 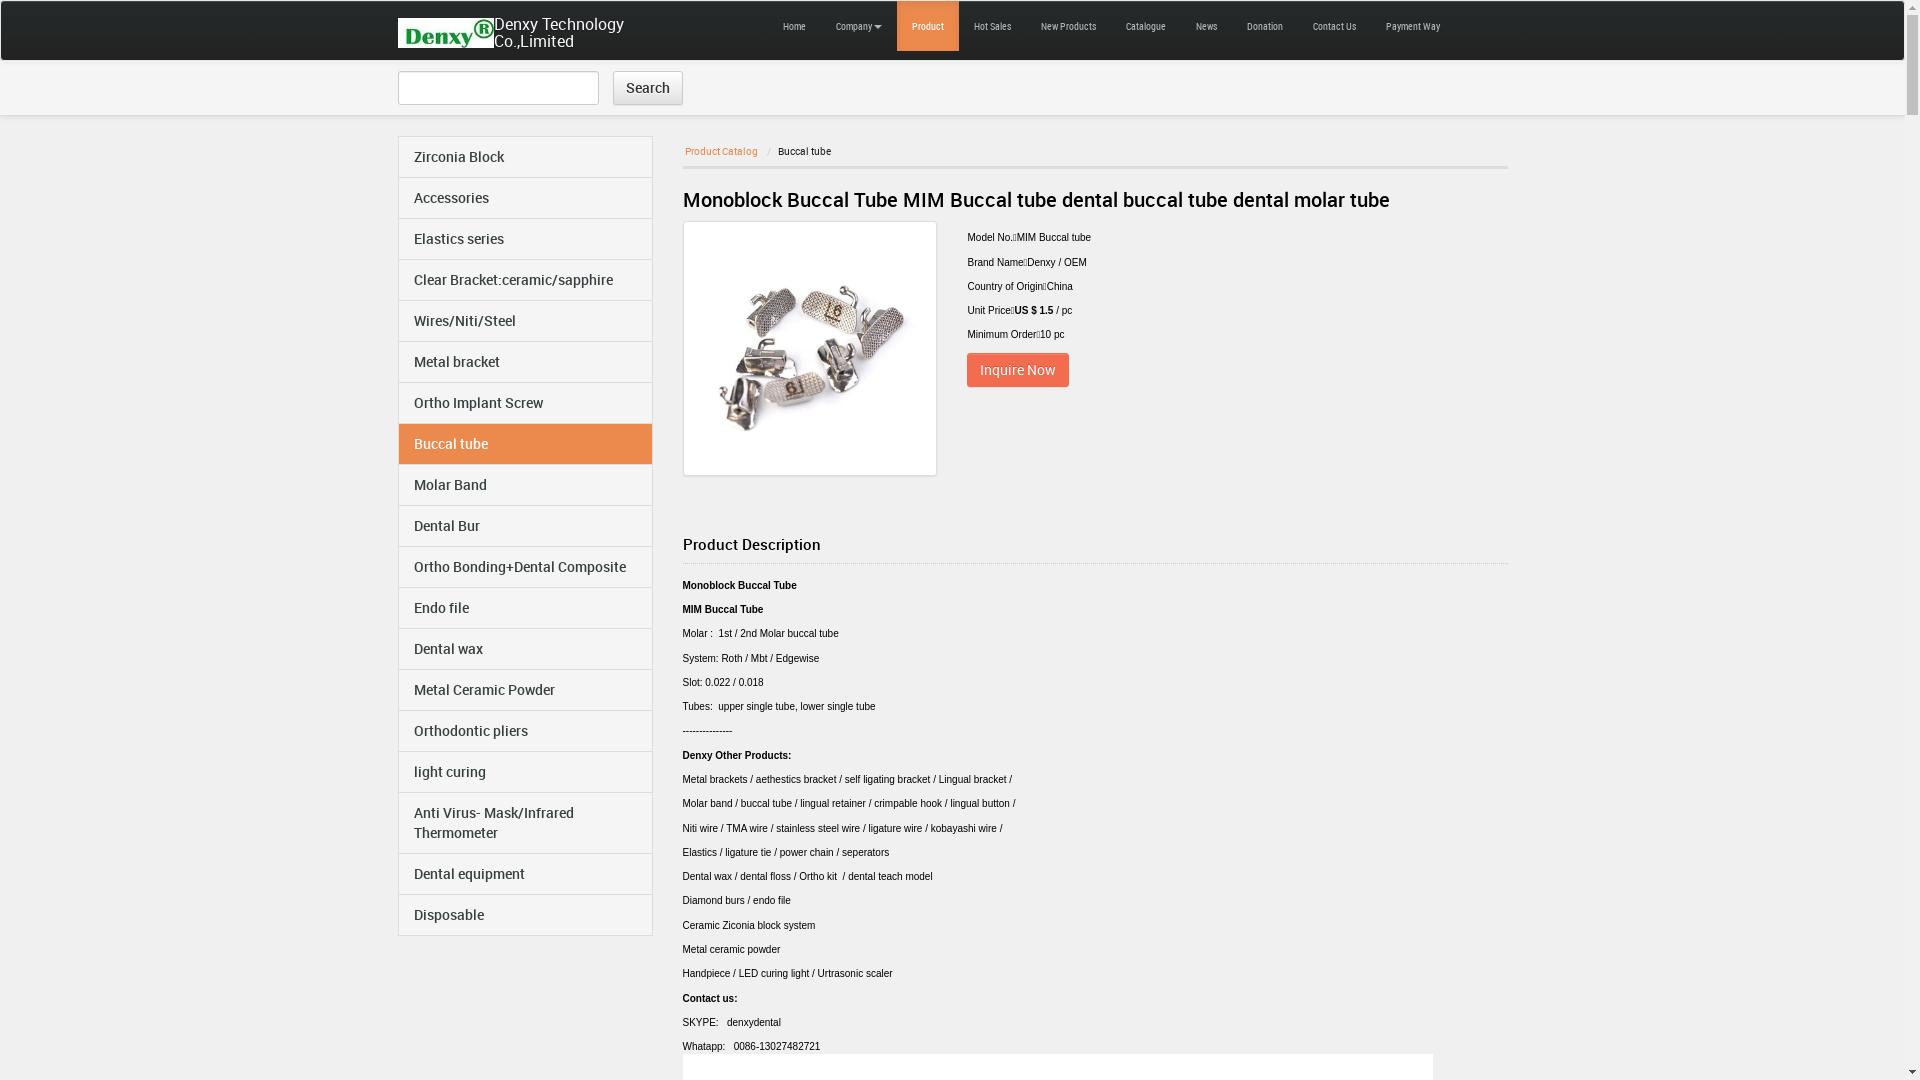 I want to click on 'Home', so click(x=793, y=26).